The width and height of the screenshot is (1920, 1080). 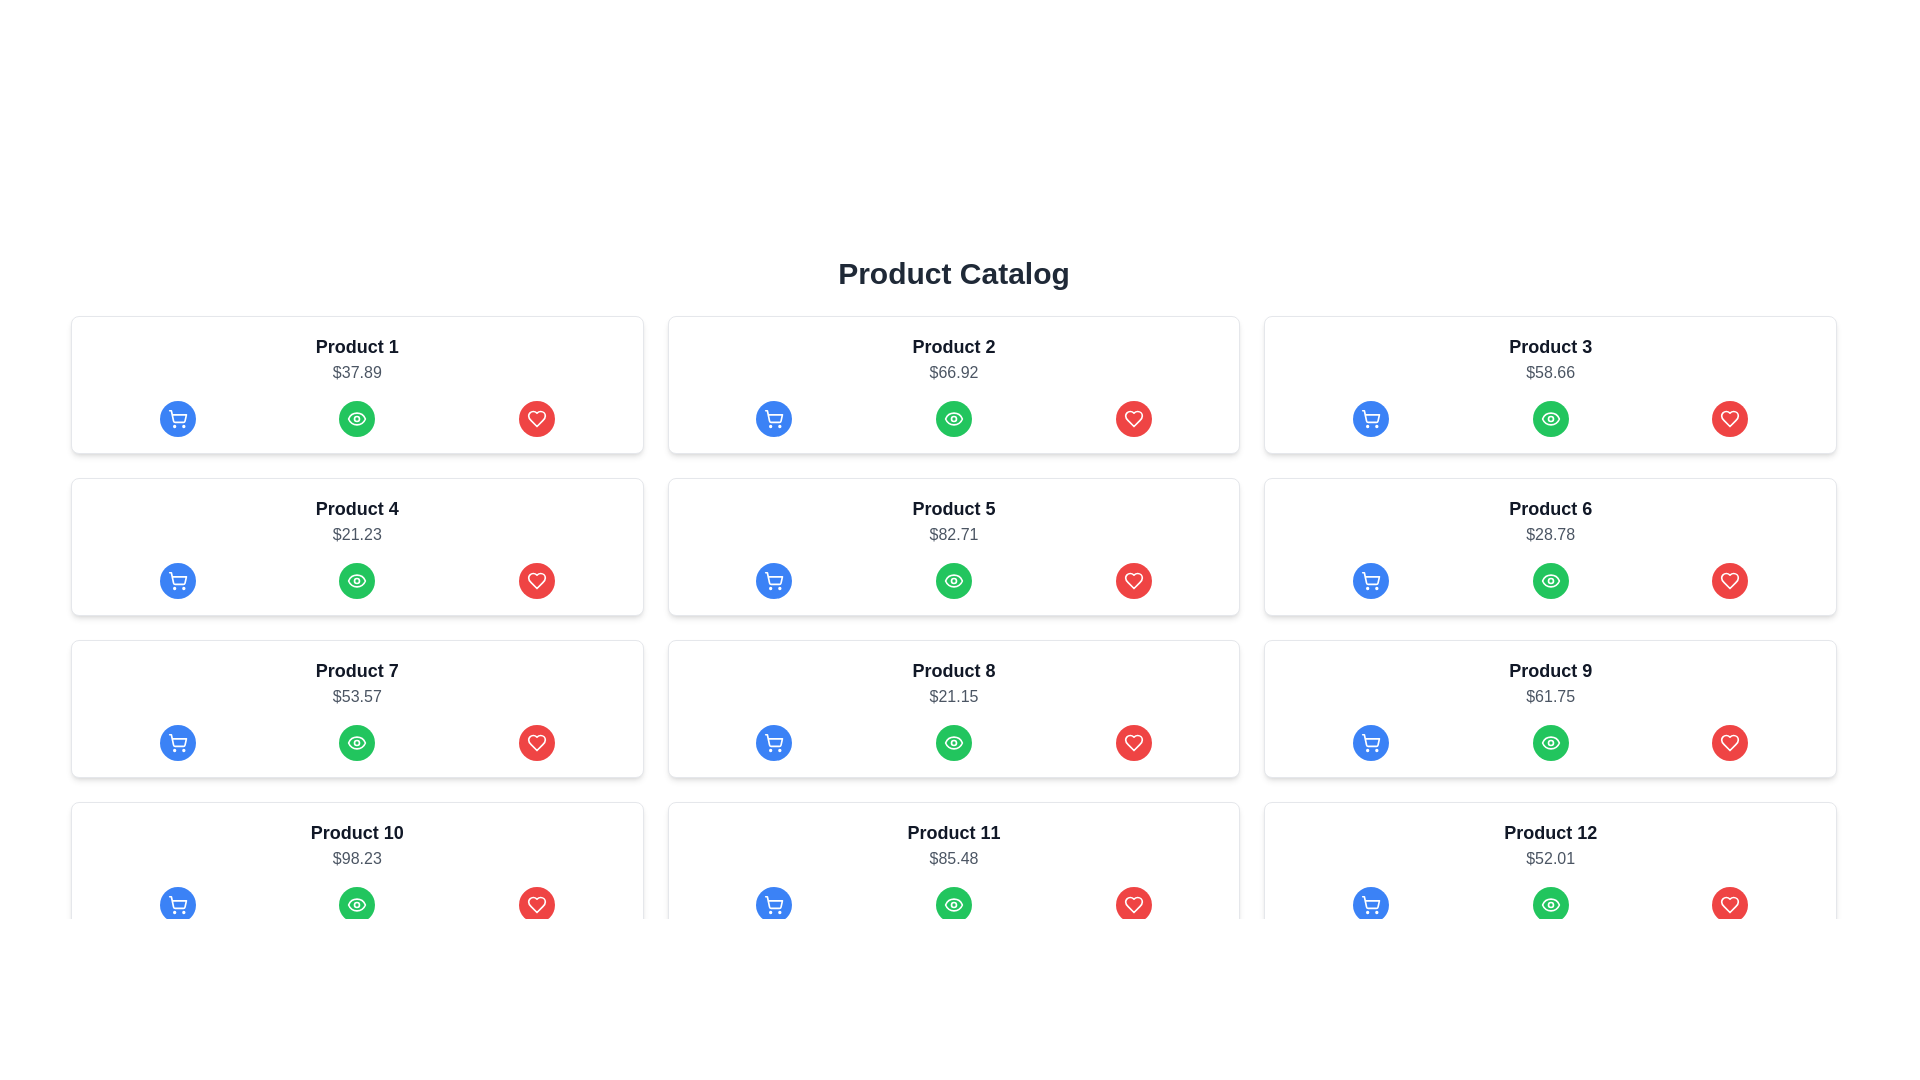 I want to click on the 'view details' button for 'Product 5' priced at $82.71 in the product catalog grid, so click(x=953, y=581).